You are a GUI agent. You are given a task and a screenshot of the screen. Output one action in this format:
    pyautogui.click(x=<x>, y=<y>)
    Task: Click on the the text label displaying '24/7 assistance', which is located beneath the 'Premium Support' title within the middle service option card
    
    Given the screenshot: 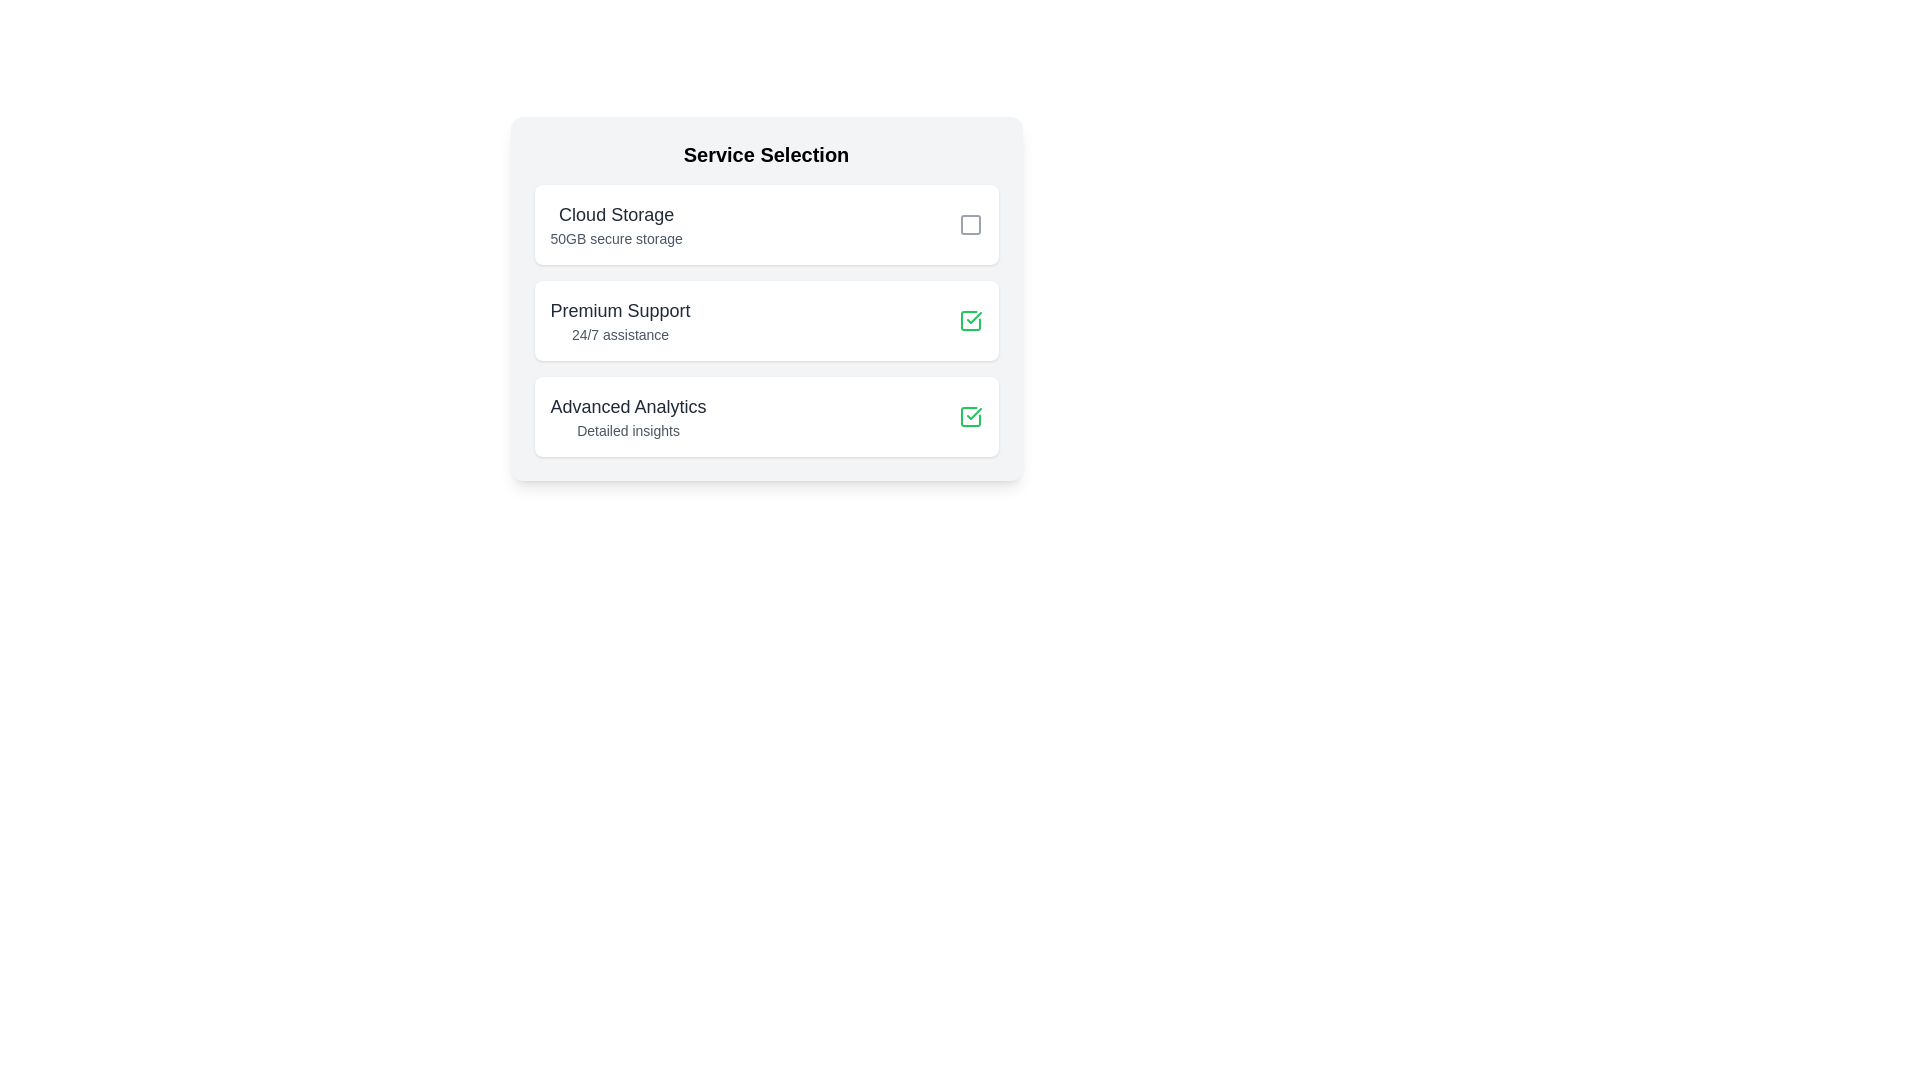 What is the action you would take?
    pyautogui.click(x=619, y=334)
    